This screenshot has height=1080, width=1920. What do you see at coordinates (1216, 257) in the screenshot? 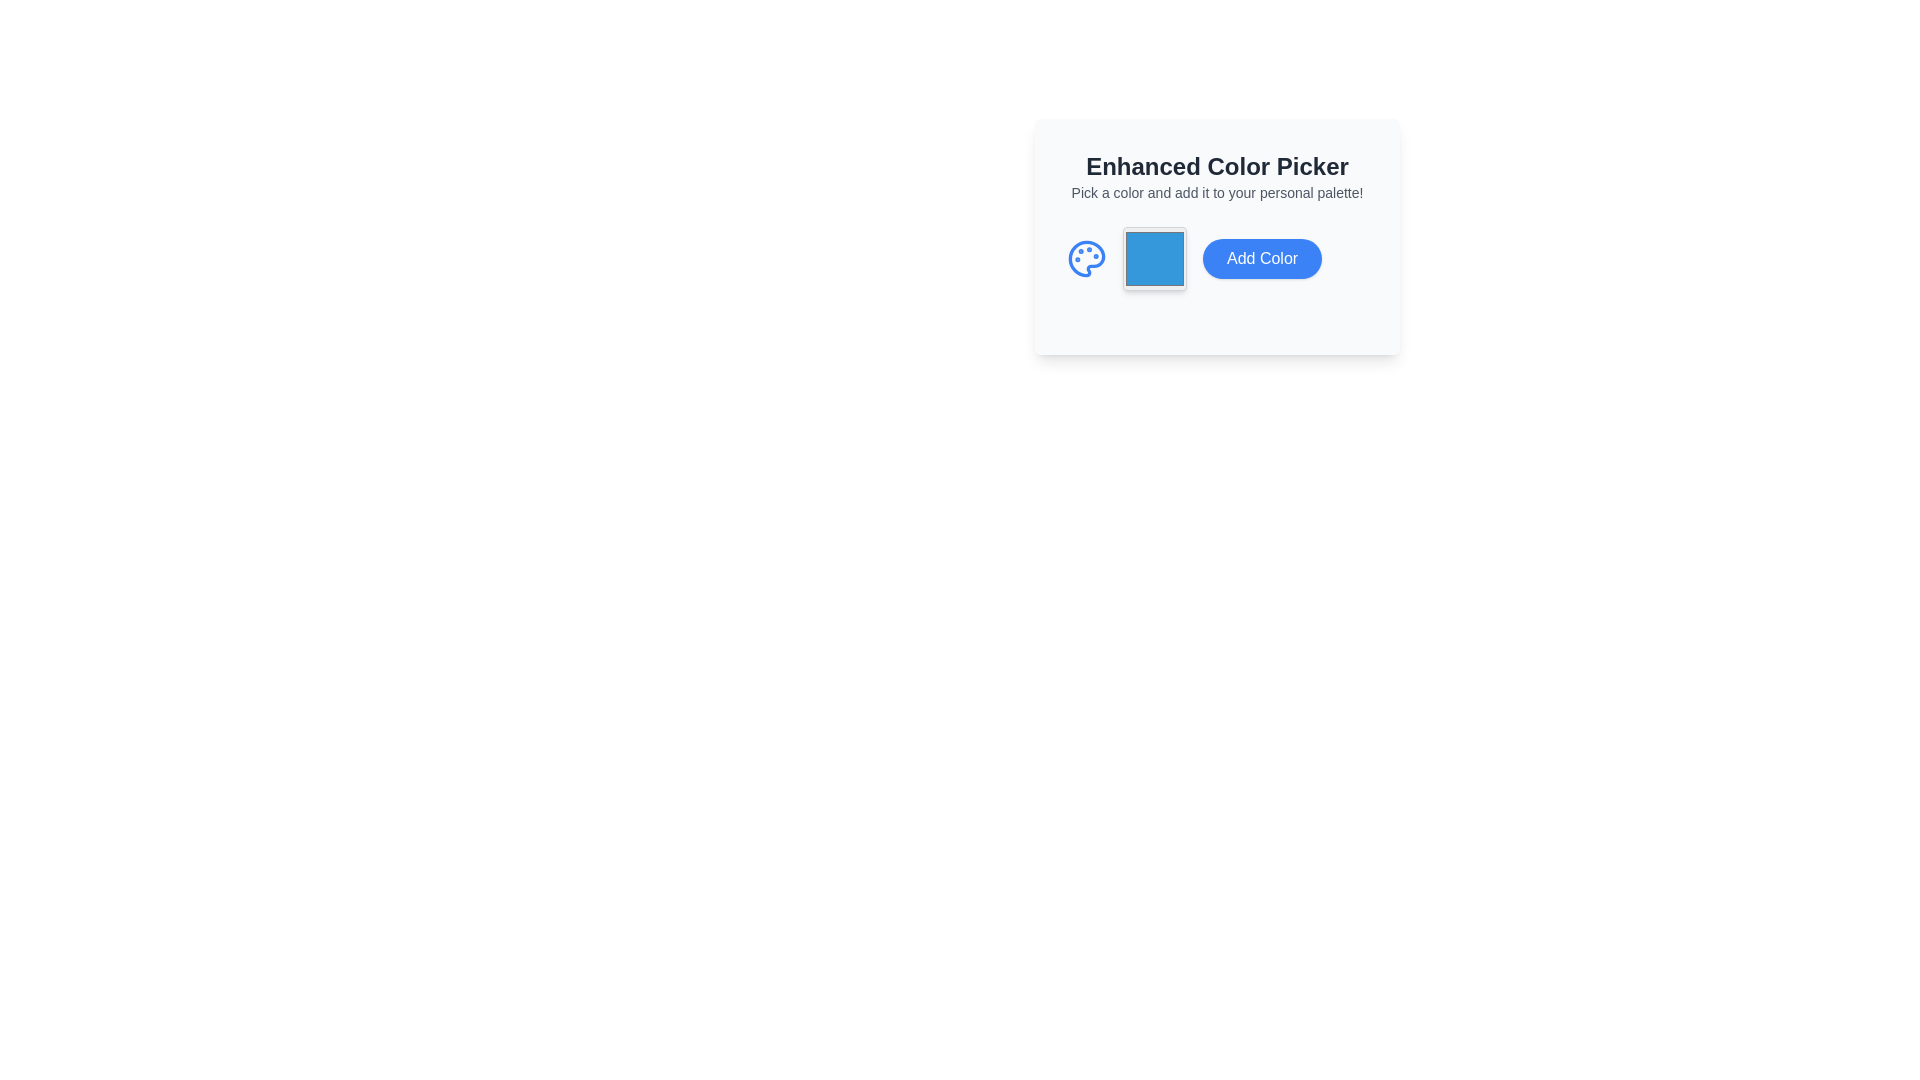
I see `the blue button labeled 'Add Color' to observe any hover effects within the color picker widget` at bounding box center [1216, 257].